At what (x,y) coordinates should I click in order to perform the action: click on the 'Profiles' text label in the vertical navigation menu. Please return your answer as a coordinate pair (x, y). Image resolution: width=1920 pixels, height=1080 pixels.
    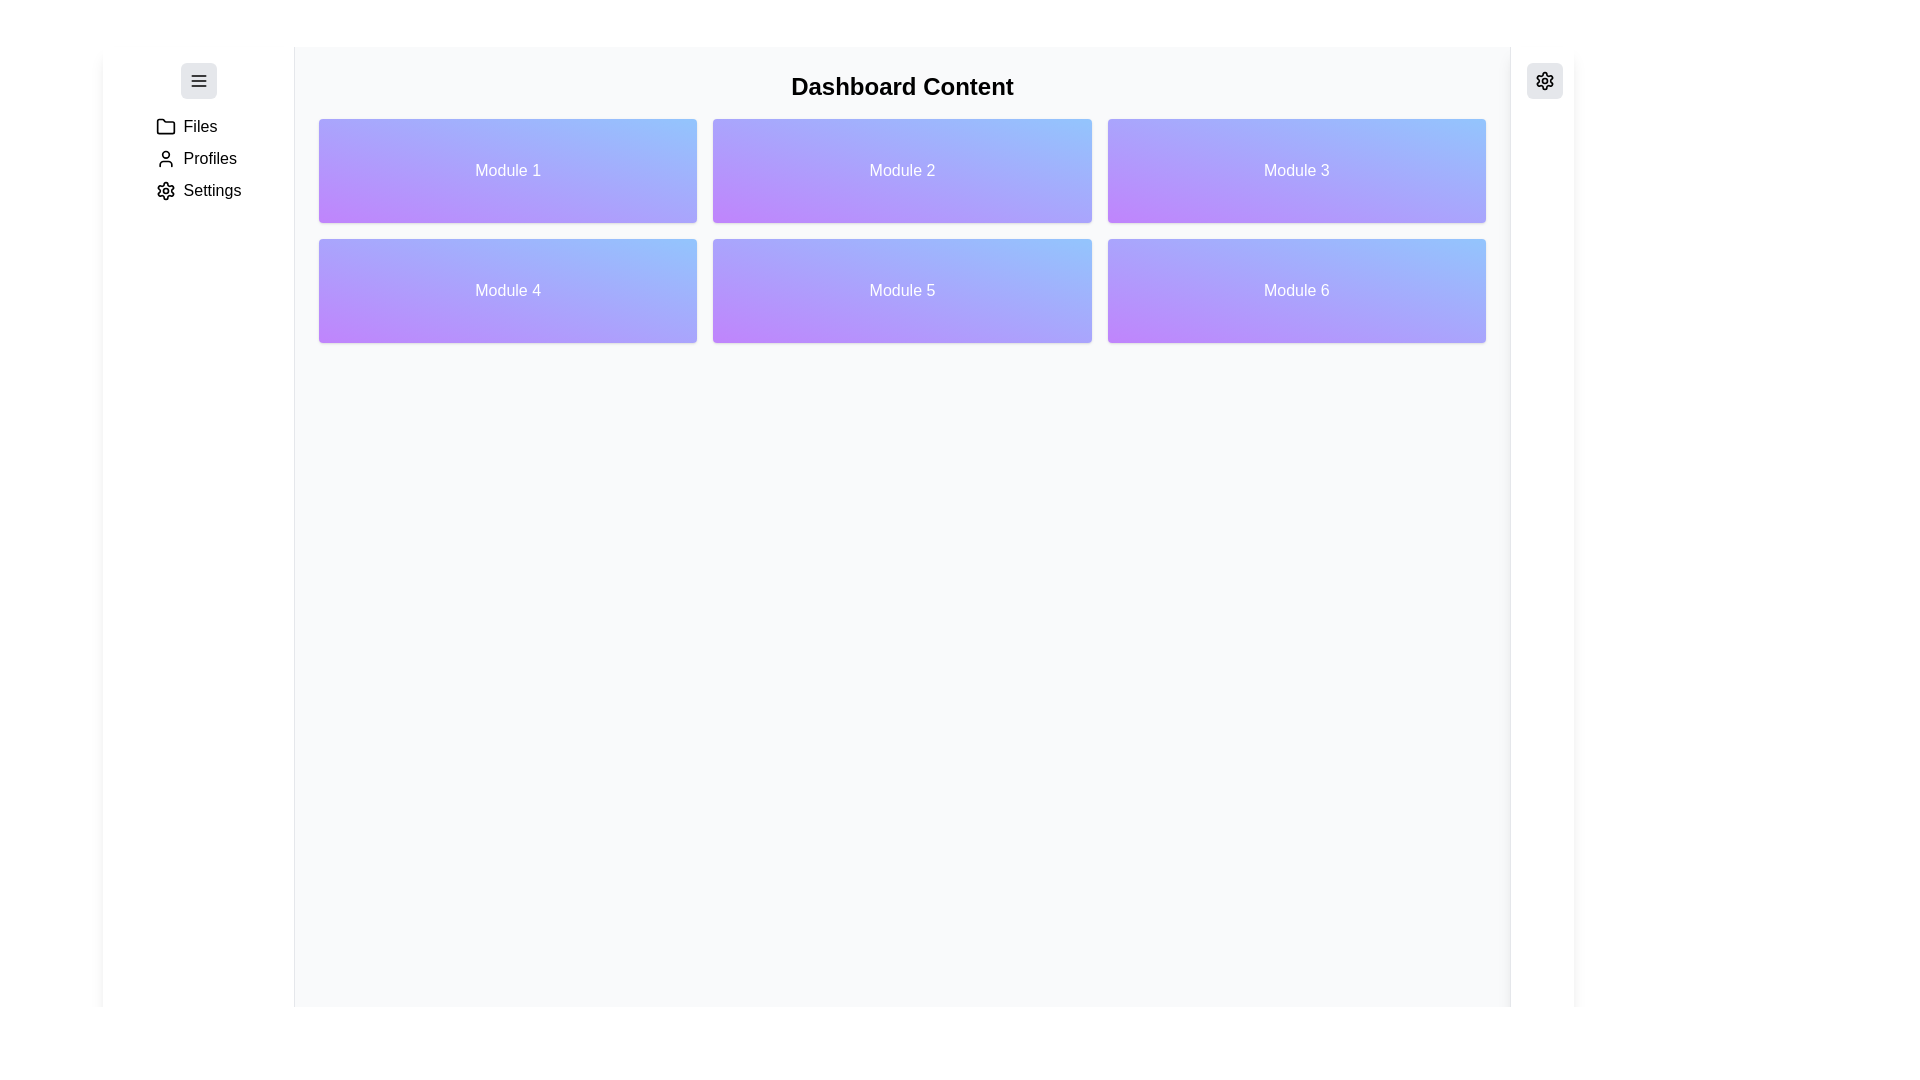
    Looking at the image, I should click on (210, 157).